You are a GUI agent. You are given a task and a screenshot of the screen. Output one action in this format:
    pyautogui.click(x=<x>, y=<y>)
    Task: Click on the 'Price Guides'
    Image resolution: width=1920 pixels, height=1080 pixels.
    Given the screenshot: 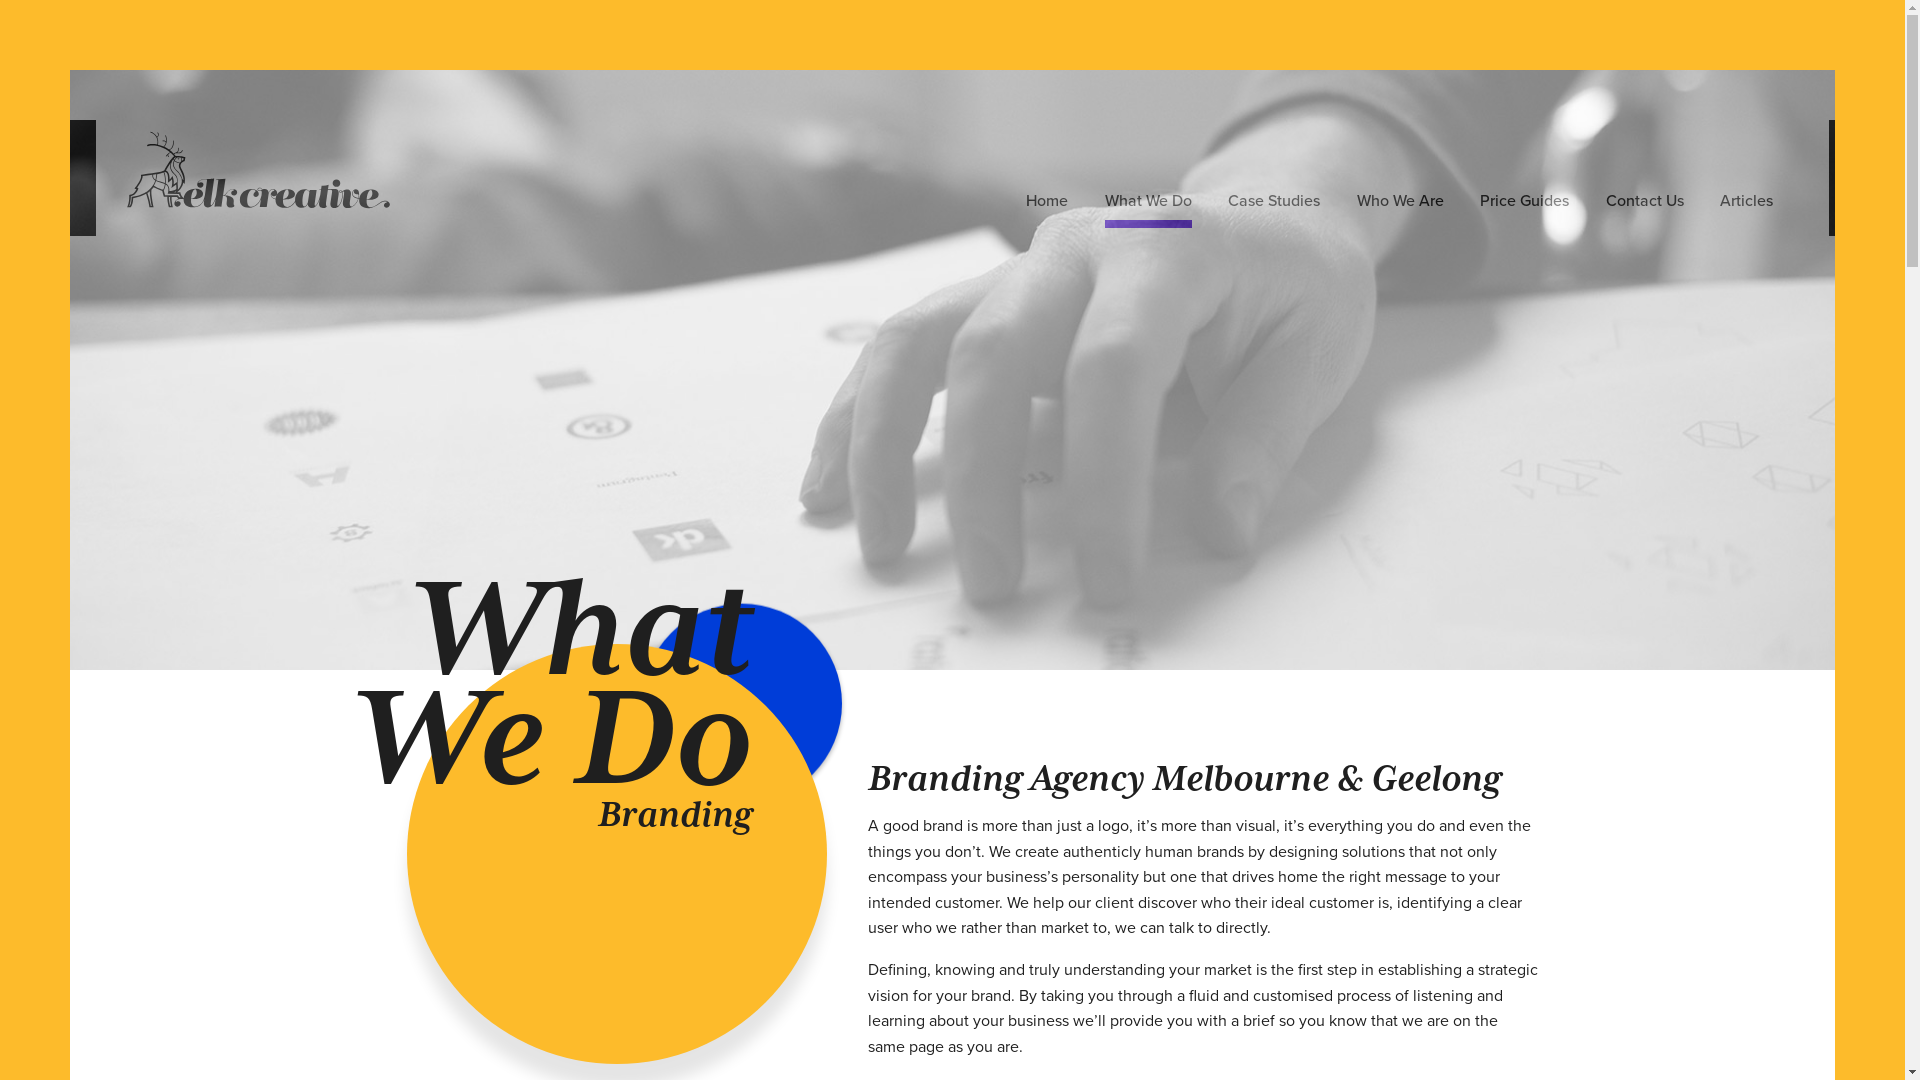 What is the action you would take?
    pyautogui.click(x=1523, y=204)
    